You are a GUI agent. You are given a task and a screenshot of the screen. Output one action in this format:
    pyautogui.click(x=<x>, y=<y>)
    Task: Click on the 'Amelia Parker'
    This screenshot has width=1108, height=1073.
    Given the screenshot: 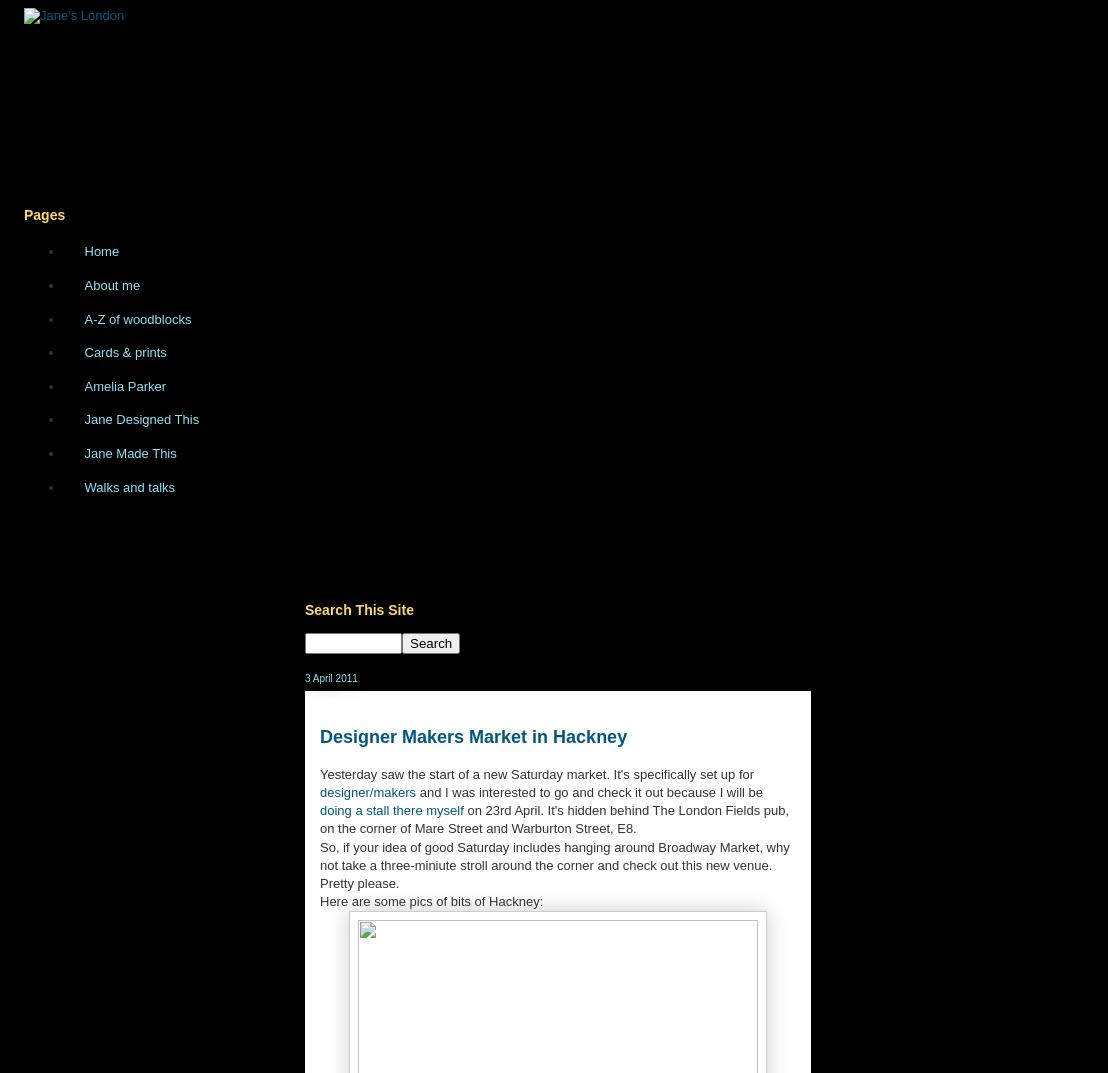 What is the action you would take?
    pyautogui.click(x=82, y=384)
    